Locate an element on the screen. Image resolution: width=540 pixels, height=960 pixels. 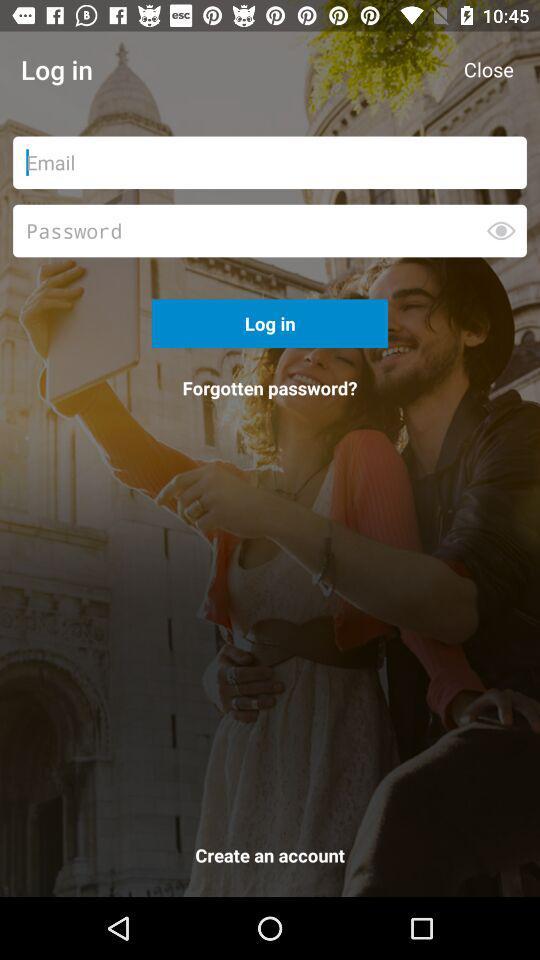
the close item is located at coordinates (487, 69).